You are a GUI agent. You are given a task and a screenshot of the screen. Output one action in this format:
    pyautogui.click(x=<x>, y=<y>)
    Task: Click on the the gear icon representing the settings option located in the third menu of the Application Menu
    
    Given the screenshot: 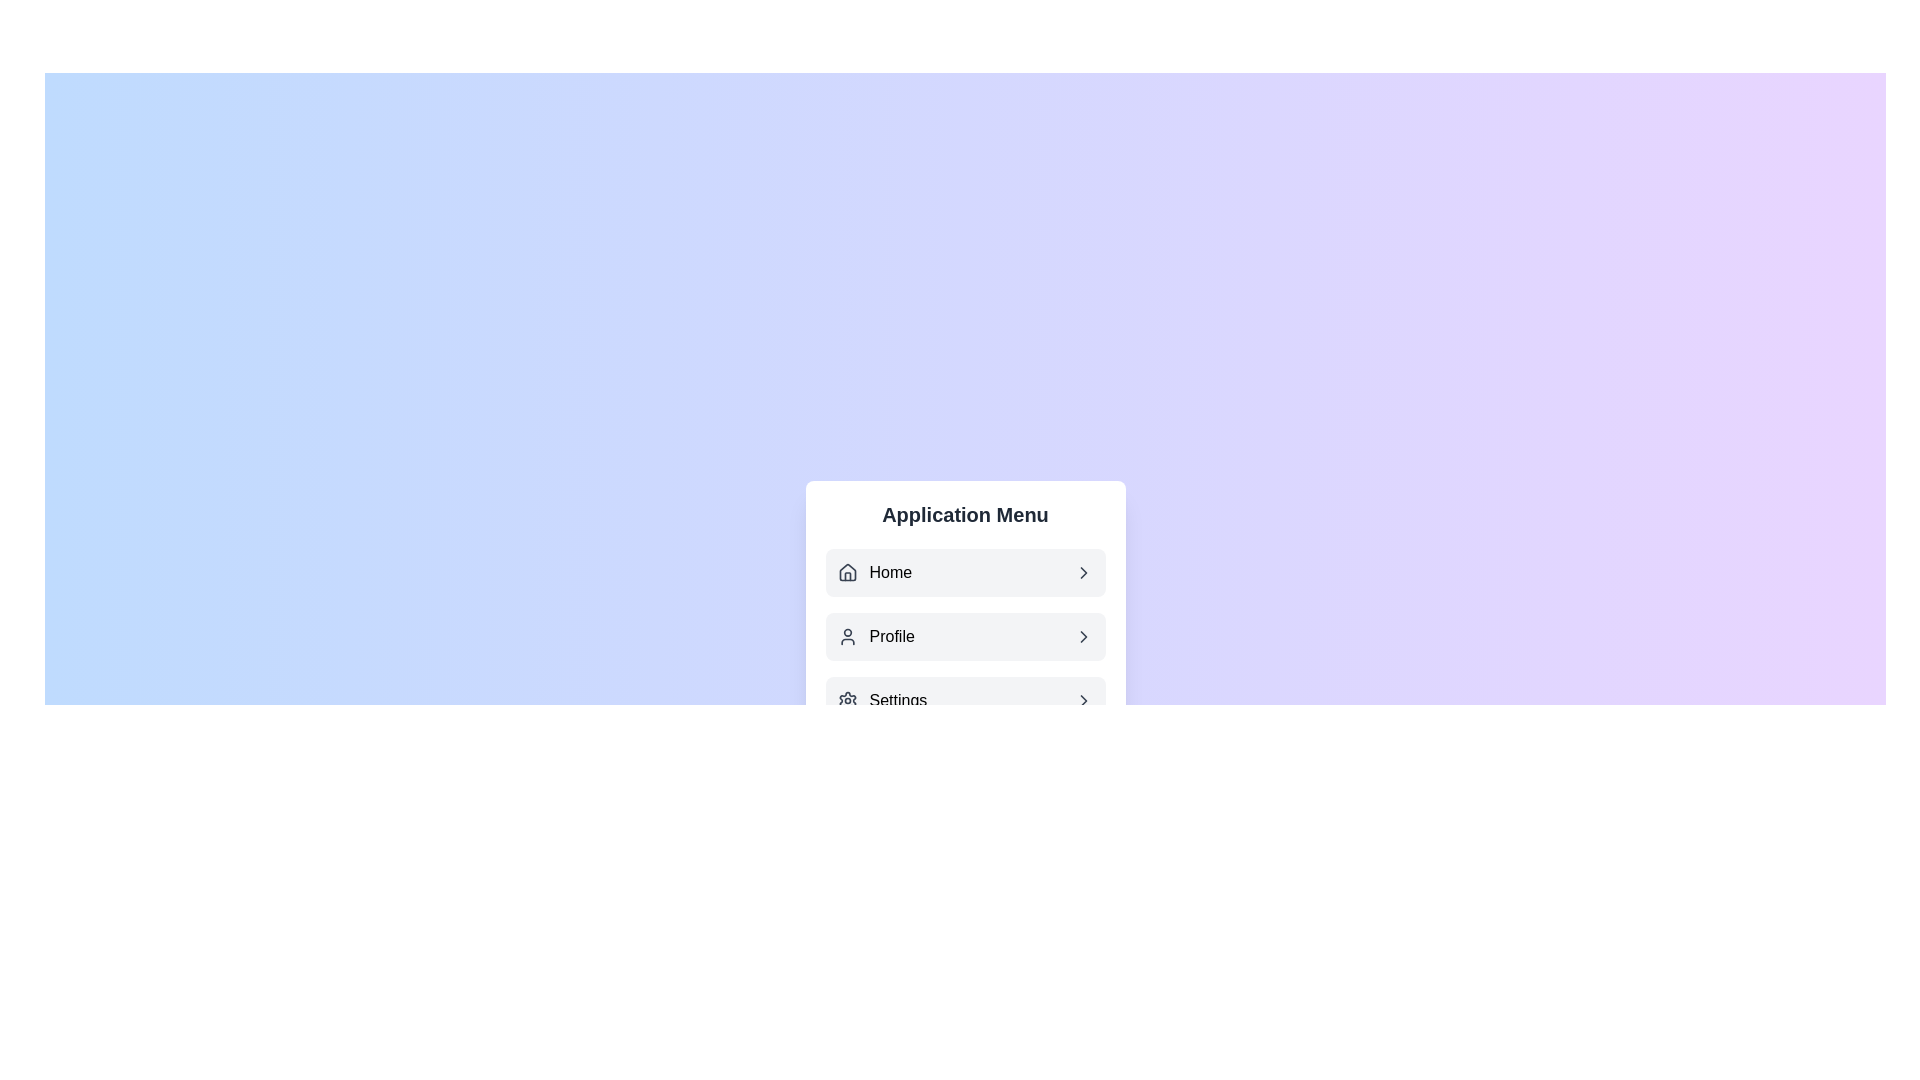 What is the action you would take?
    pyautogui.click(x=847, y=700)
    